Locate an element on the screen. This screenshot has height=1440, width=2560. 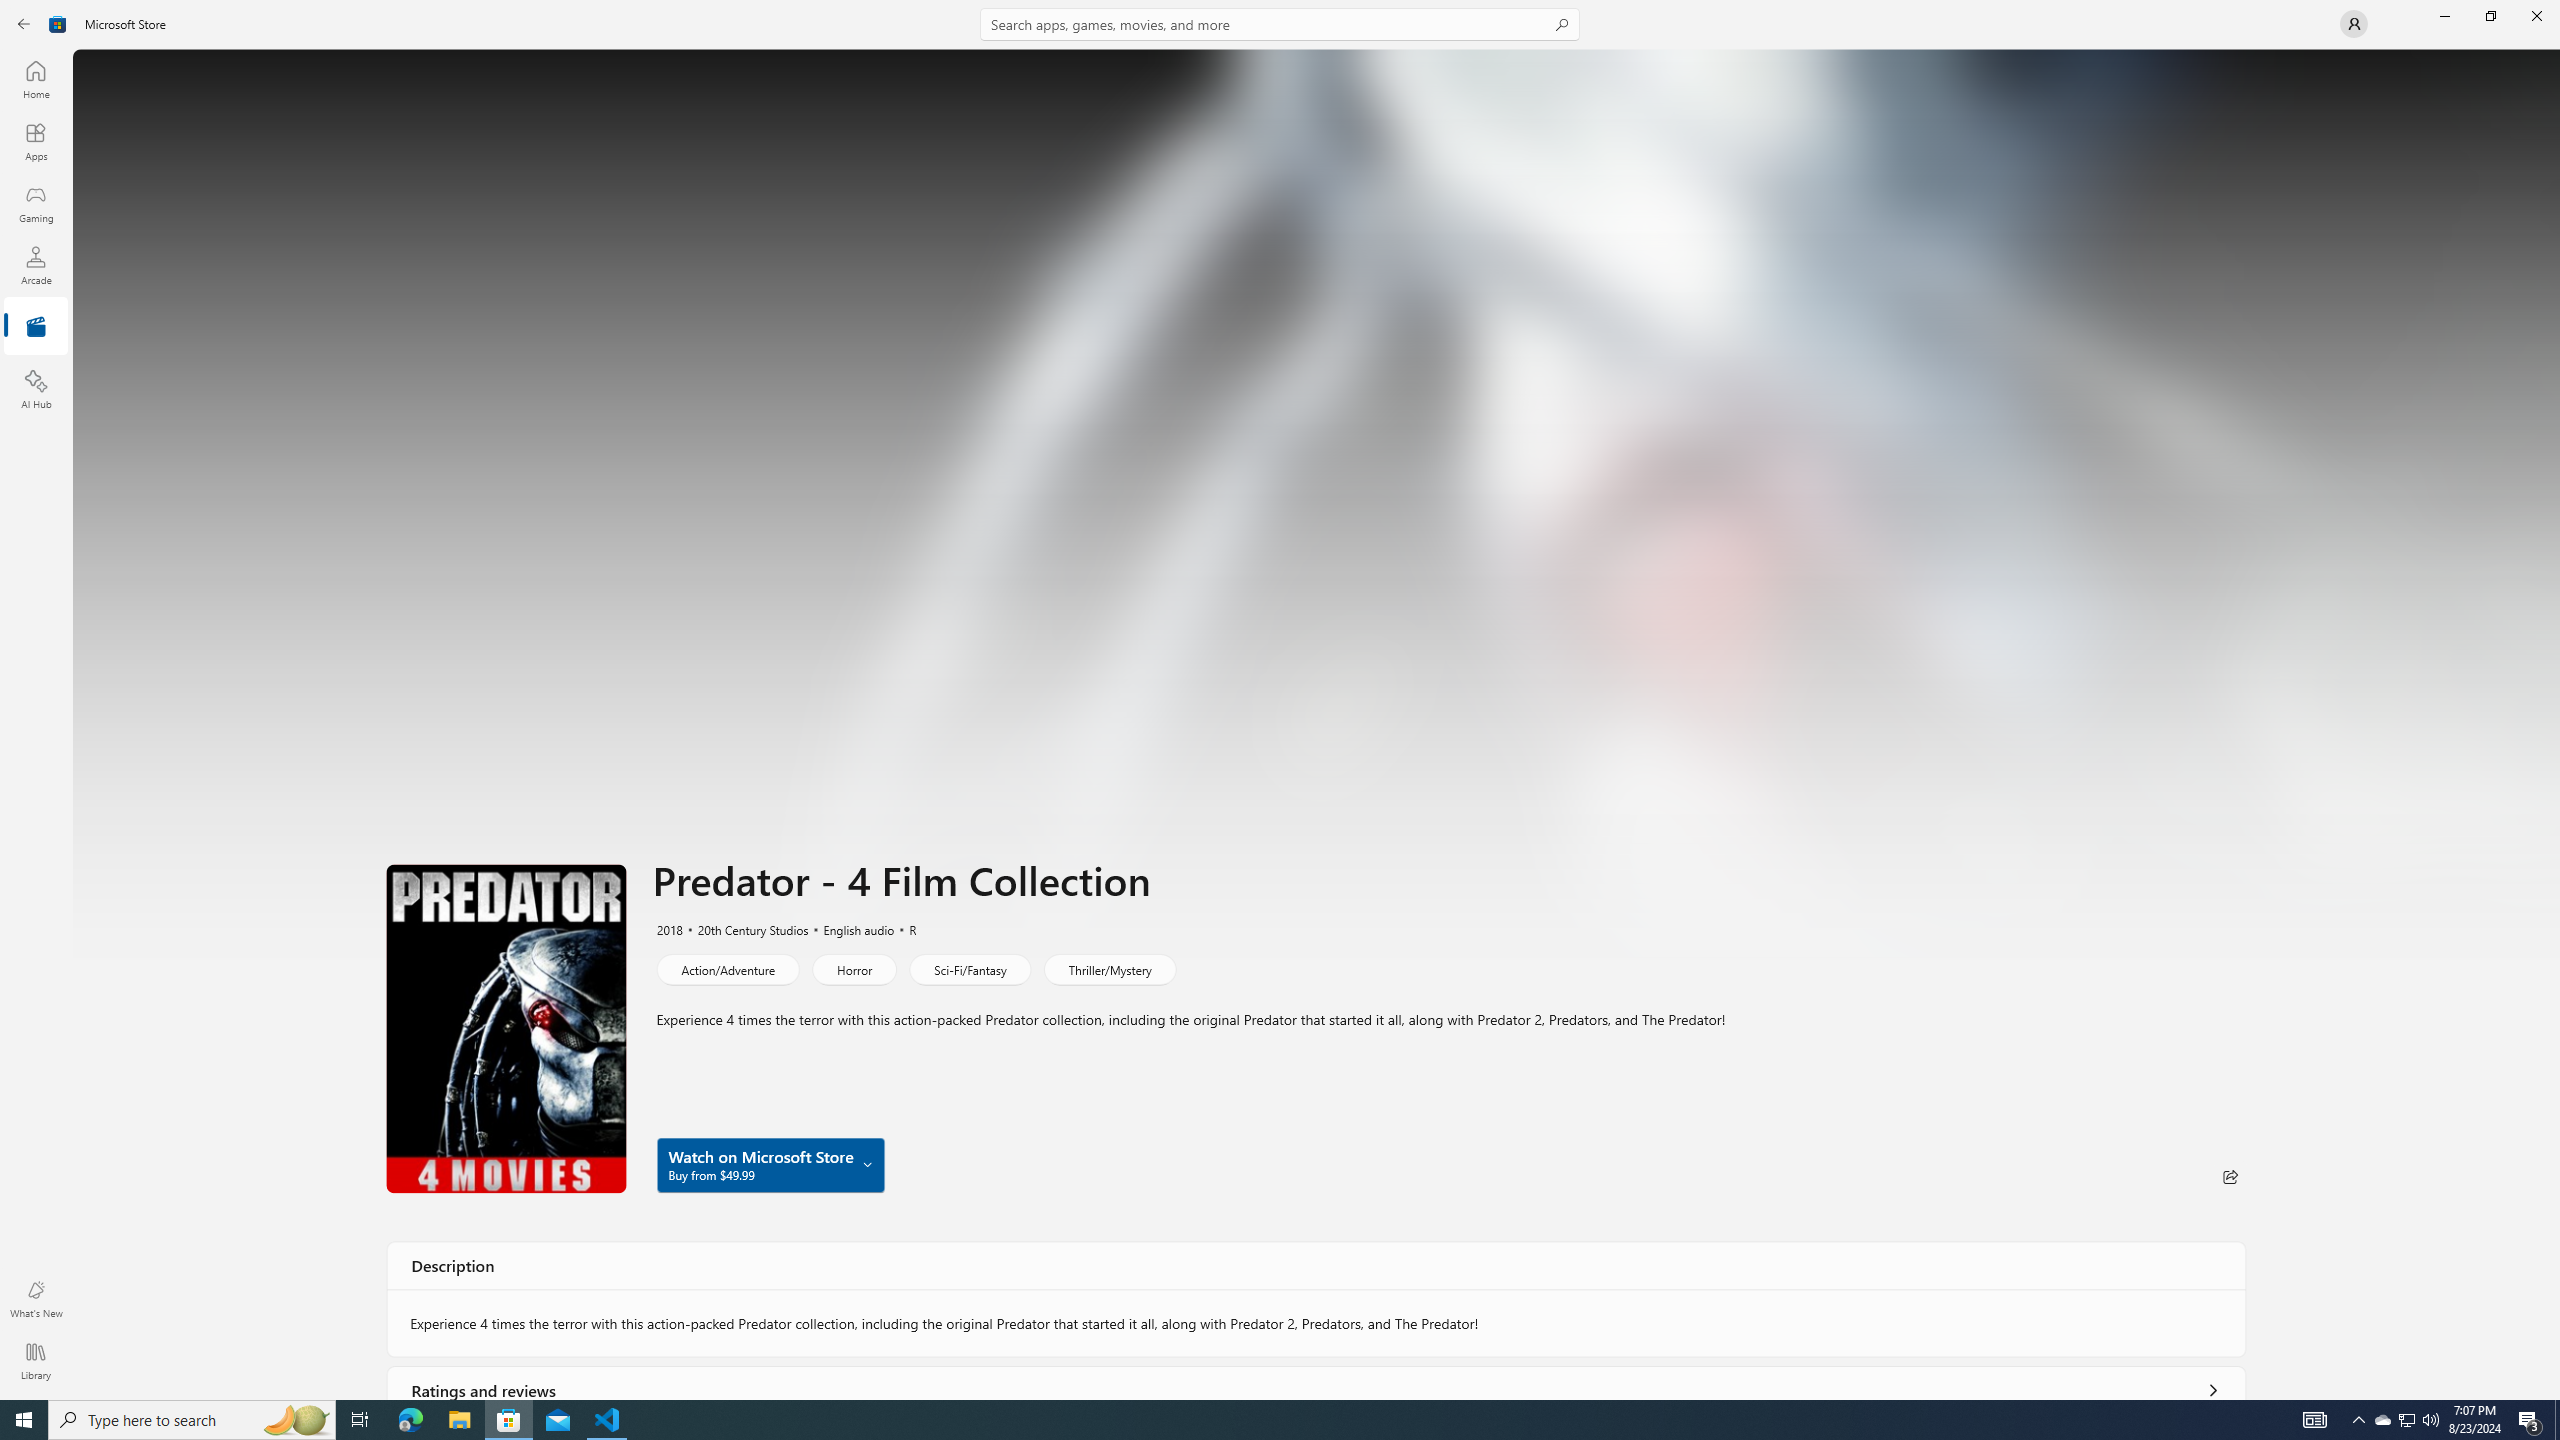
'R' is located at coordinates (902, 927).